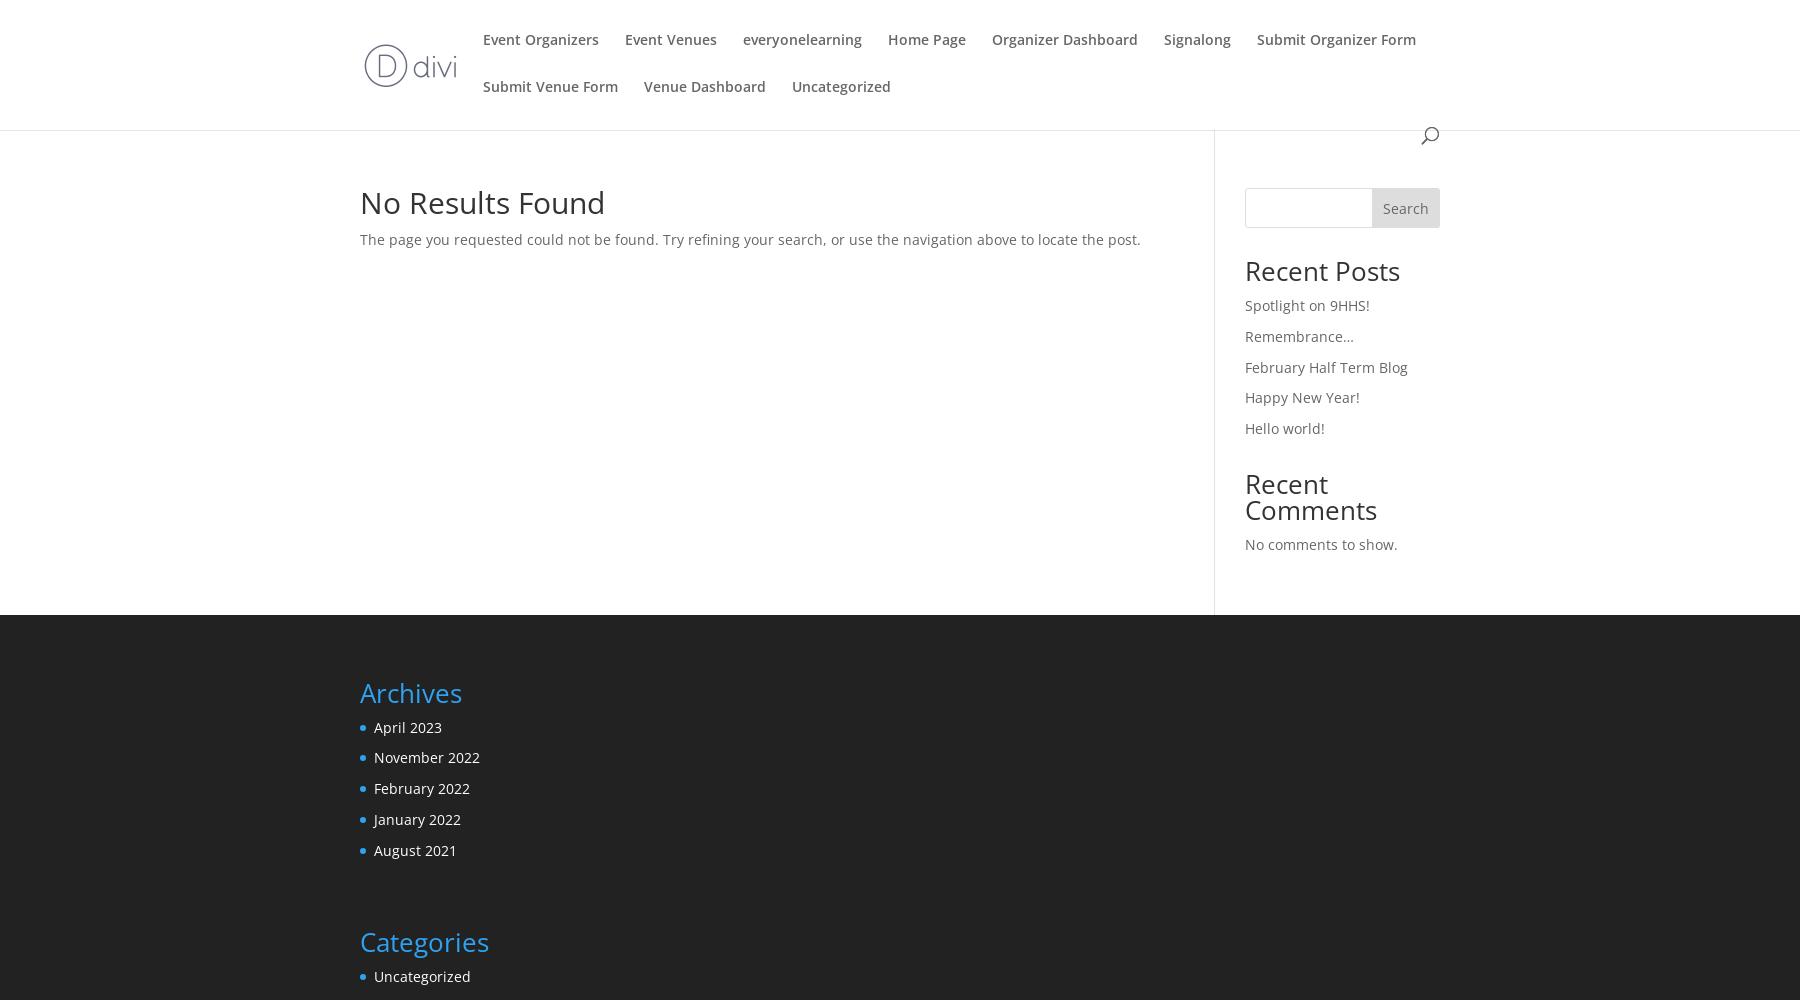 The image size is (1800, 1000). What do you see at coordinates (1243, 495) in the screenshot?
I see `'Recent Comments'` at bounding box center [1243, 495].